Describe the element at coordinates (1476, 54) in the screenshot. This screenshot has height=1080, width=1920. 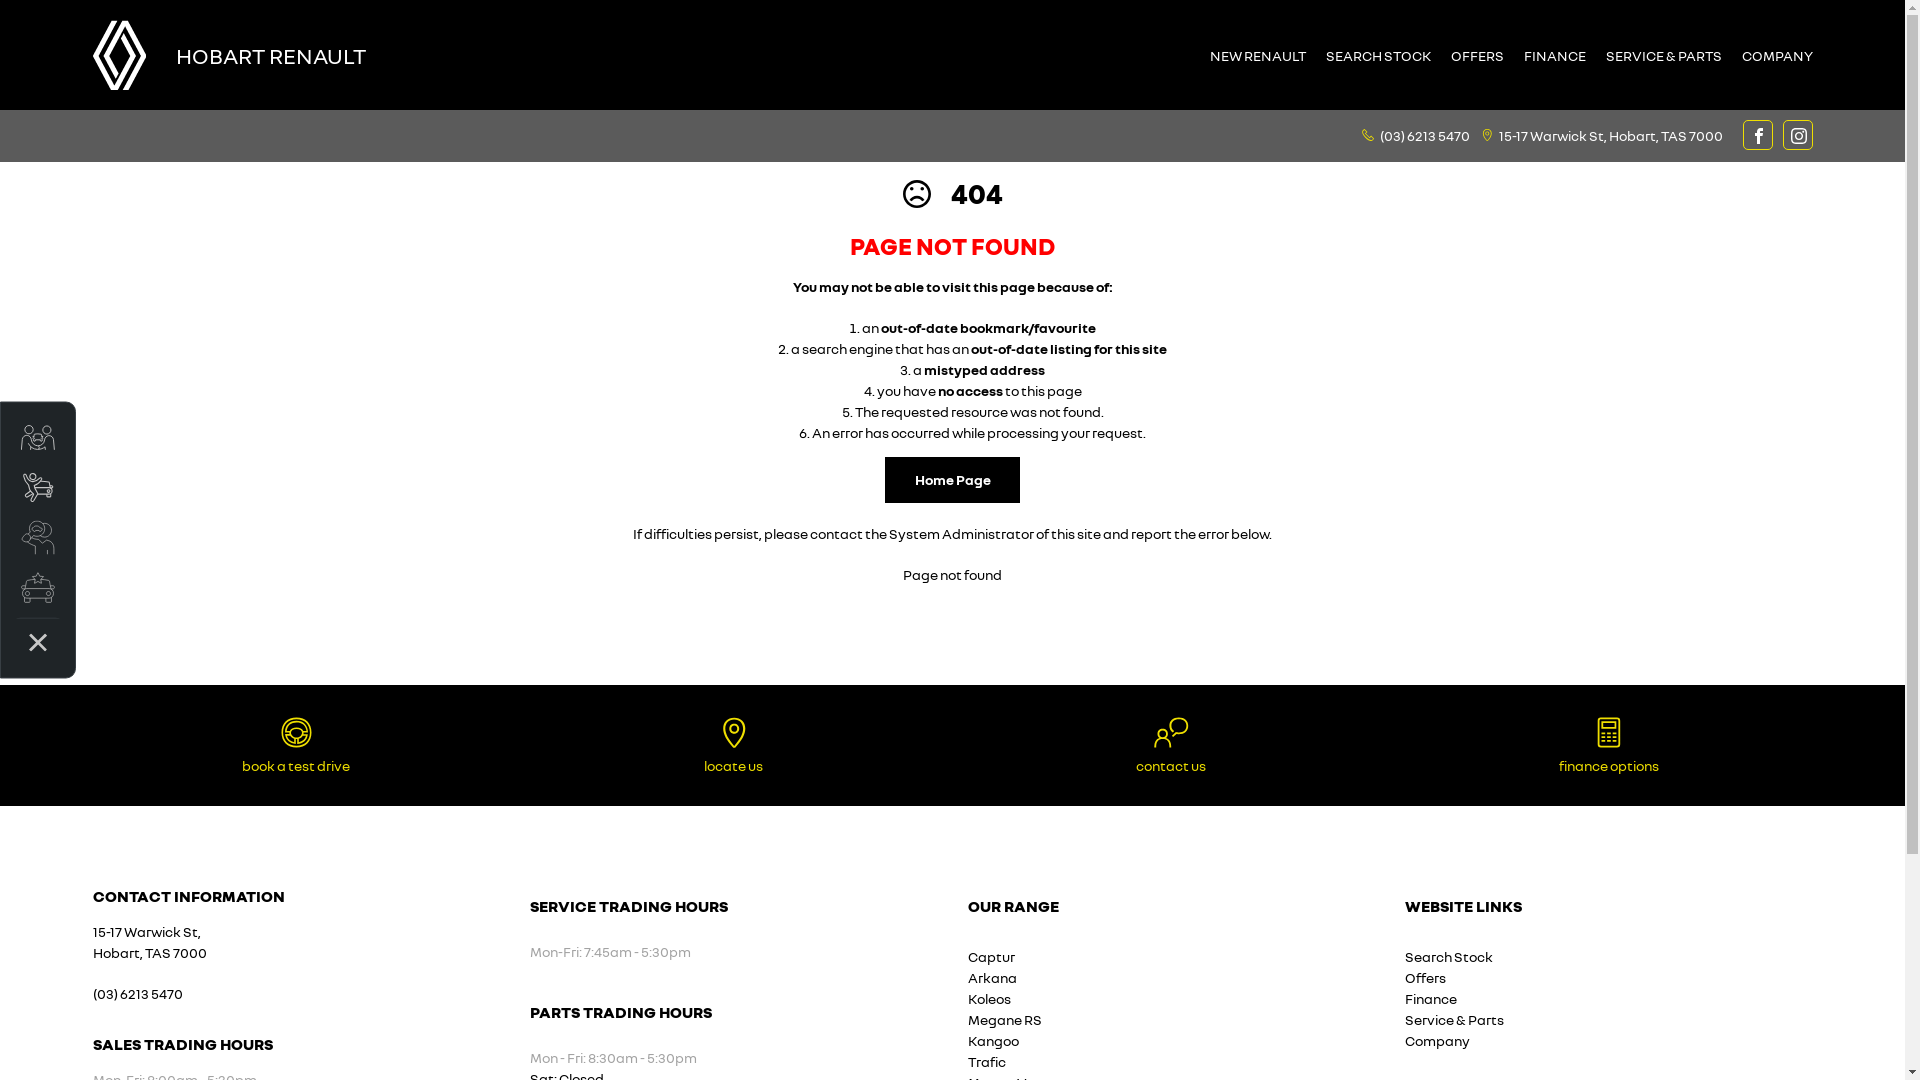
I see `'OFFERS'` at that location.